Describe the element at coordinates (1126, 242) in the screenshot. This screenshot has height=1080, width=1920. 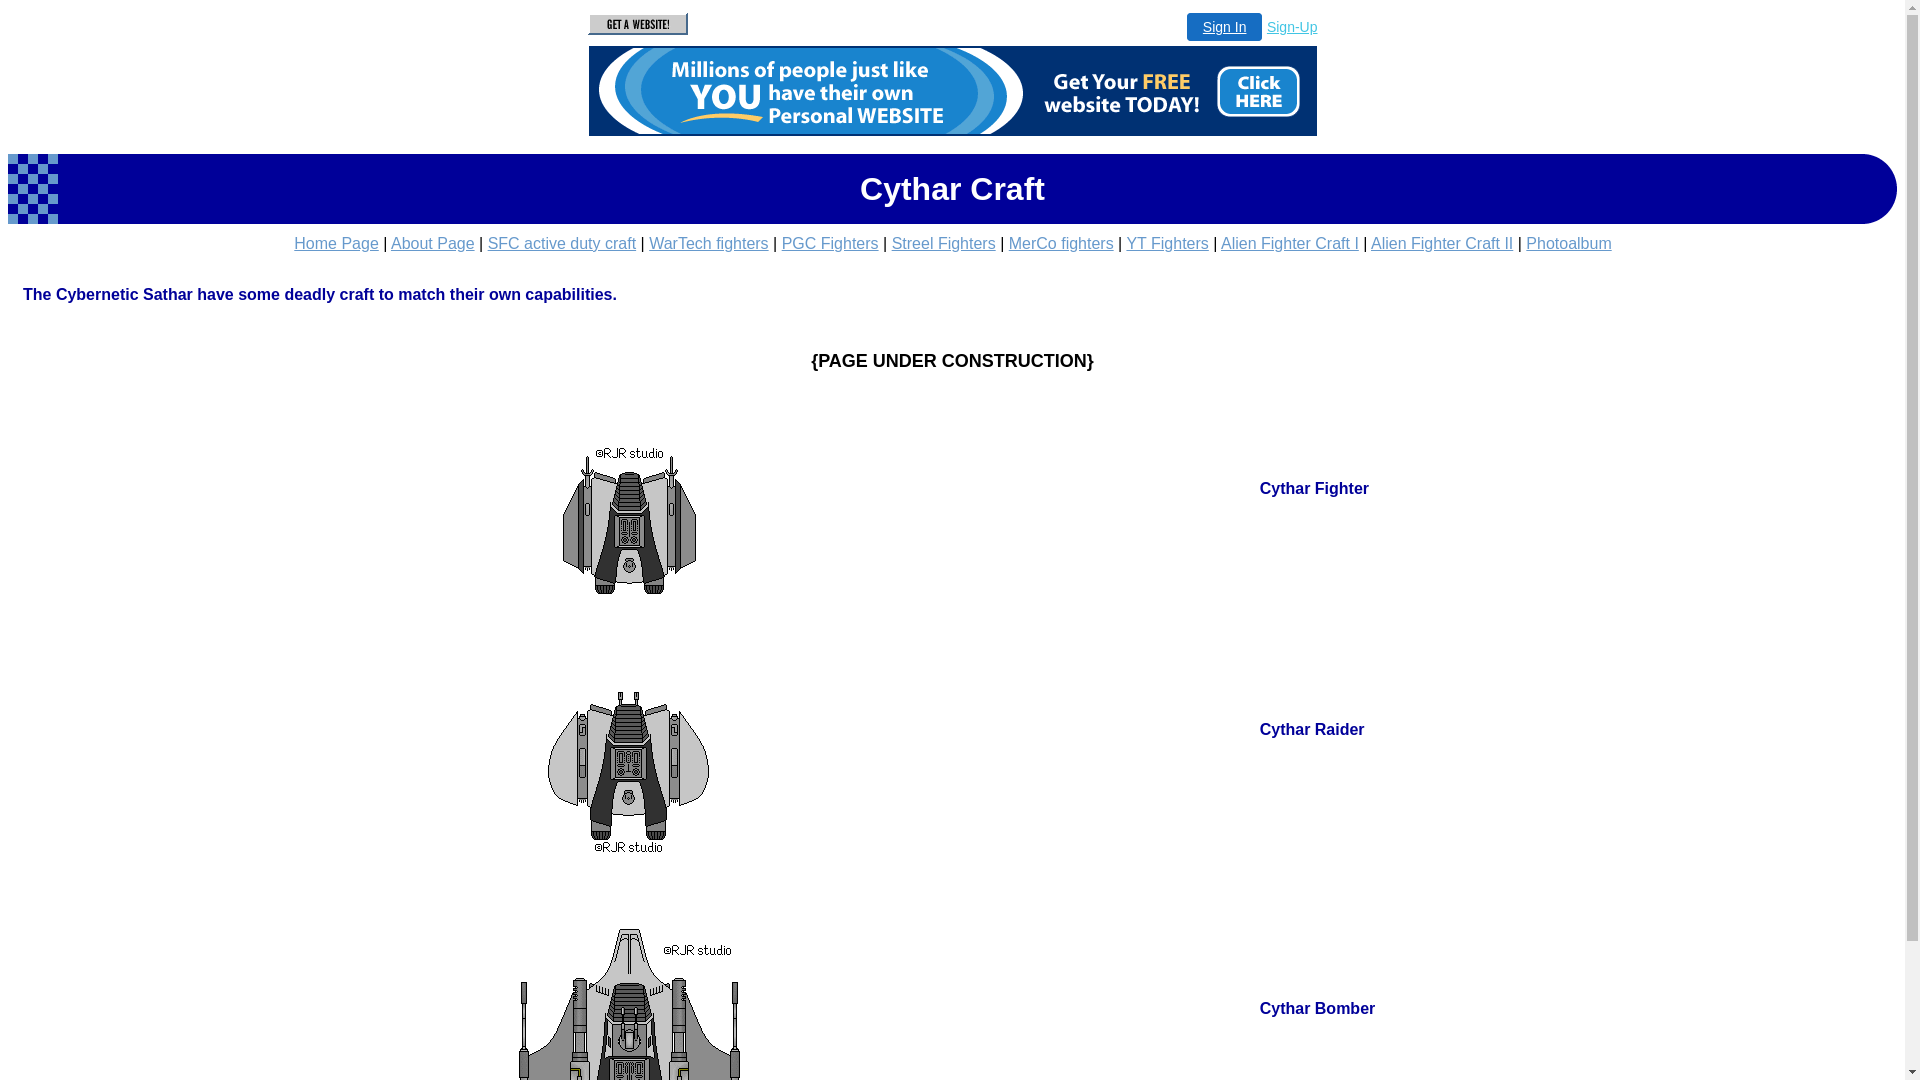
I see `'YT Fighters'` at that location.